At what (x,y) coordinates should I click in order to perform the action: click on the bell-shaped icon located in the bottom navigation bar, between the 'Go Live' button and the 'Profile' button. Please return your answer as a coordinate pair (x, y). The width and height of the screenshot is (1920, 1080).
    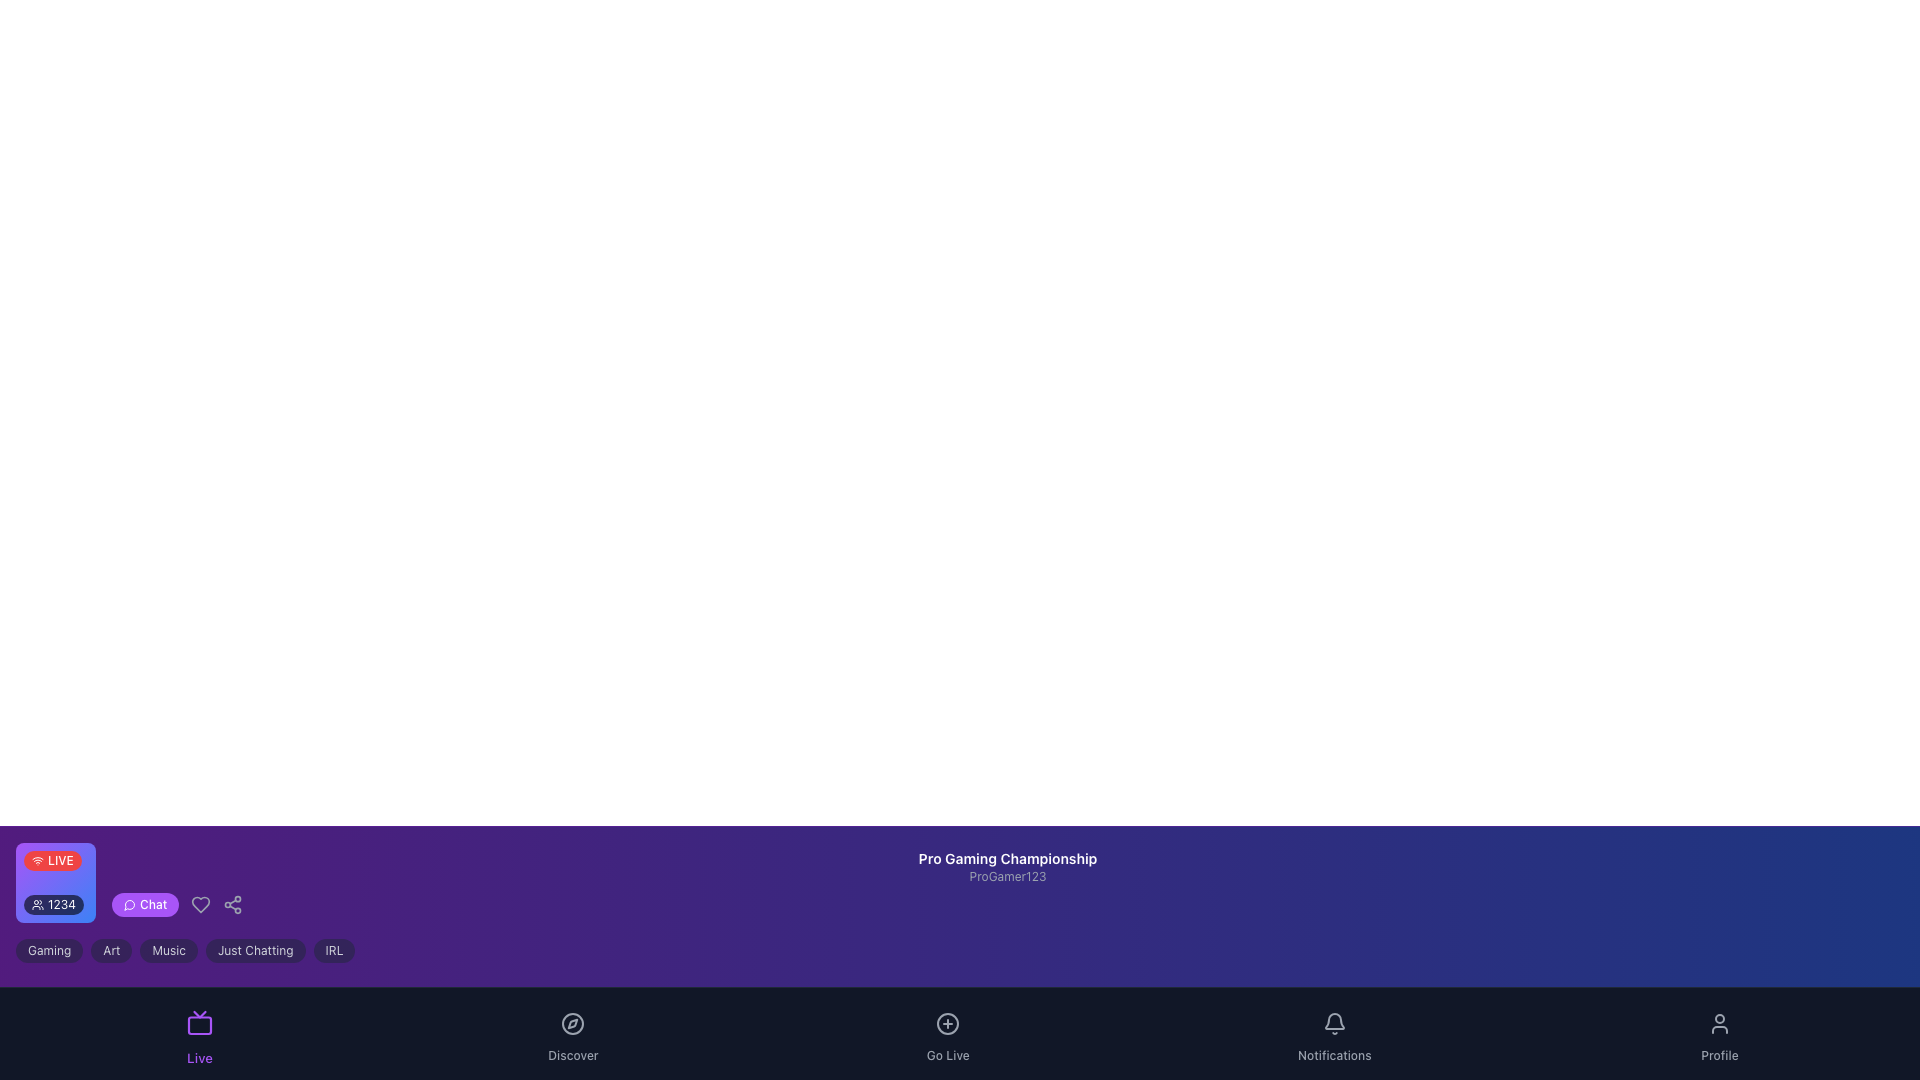
    Looking at the image, I should click on (1334, 1023).